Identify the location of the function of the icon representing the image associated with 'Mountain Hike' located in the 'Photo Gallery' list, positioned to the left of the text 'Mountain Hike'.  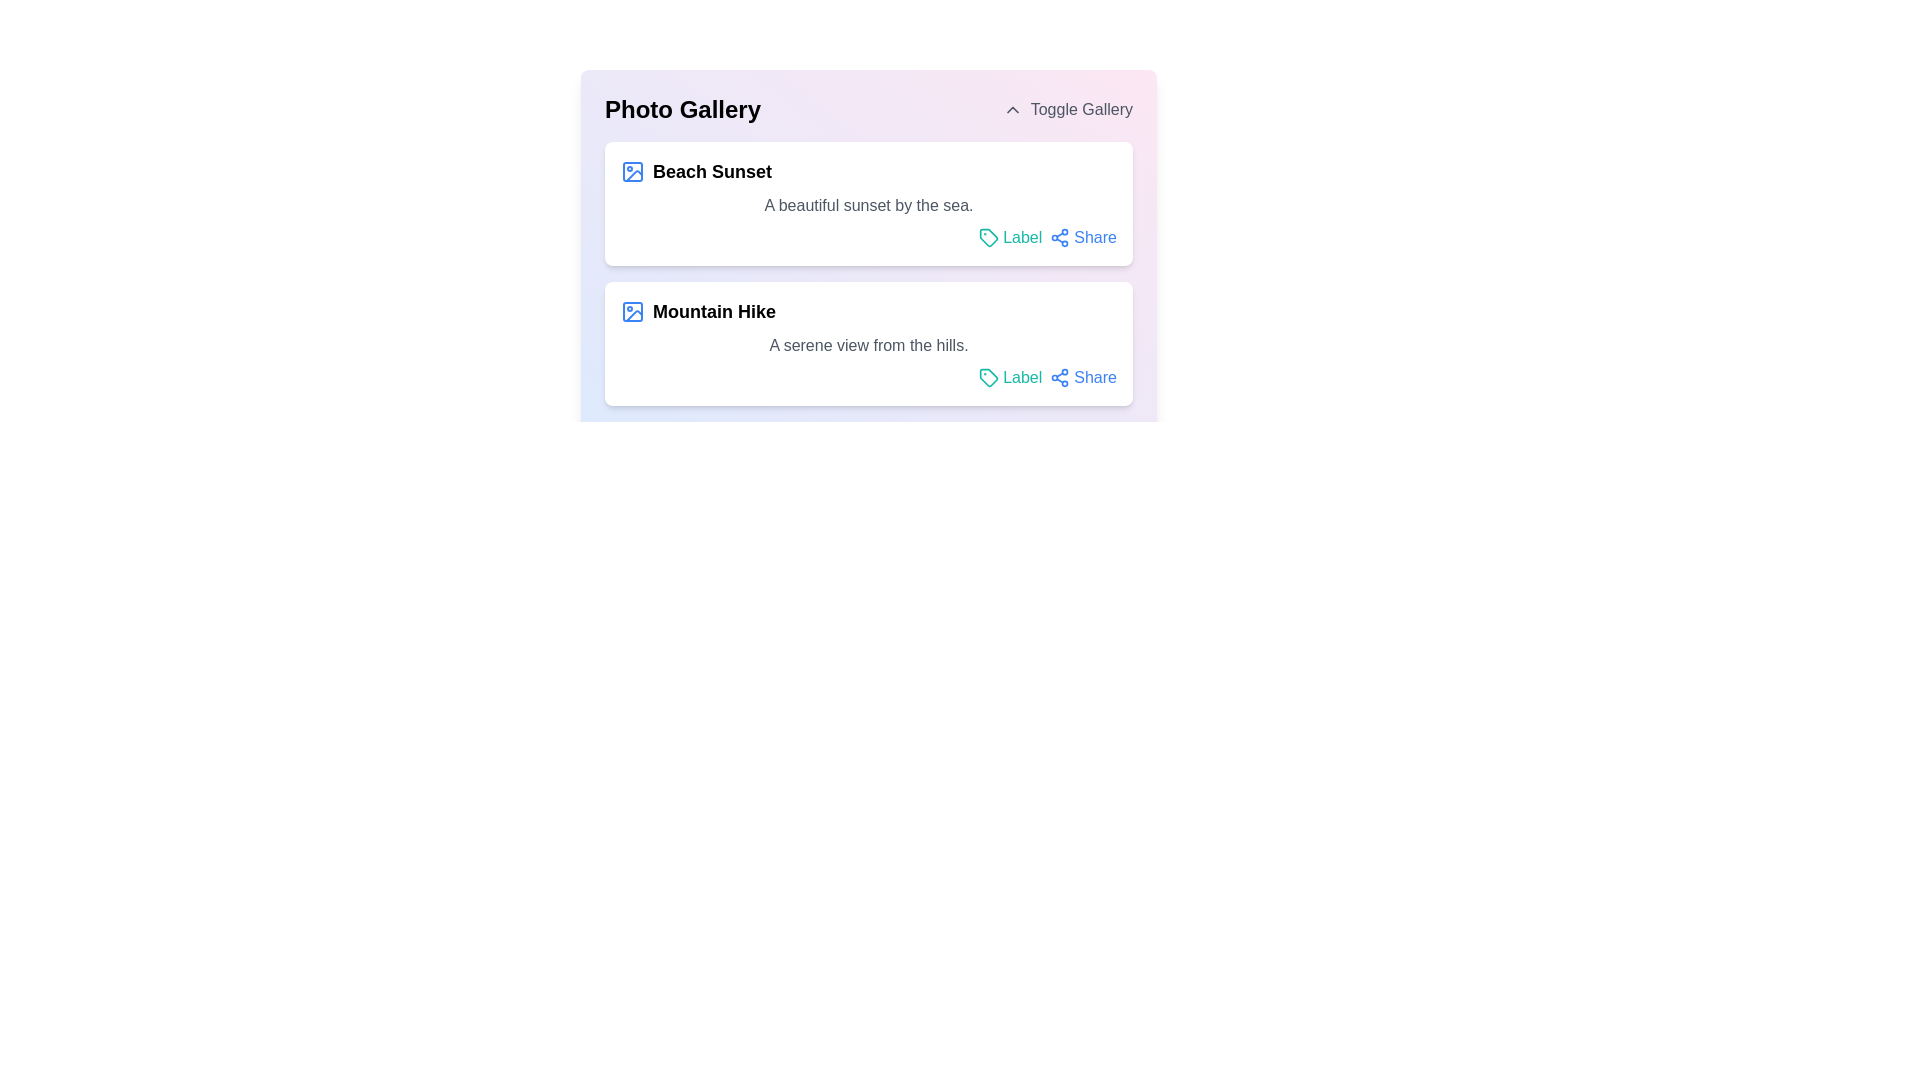
(632, 312).